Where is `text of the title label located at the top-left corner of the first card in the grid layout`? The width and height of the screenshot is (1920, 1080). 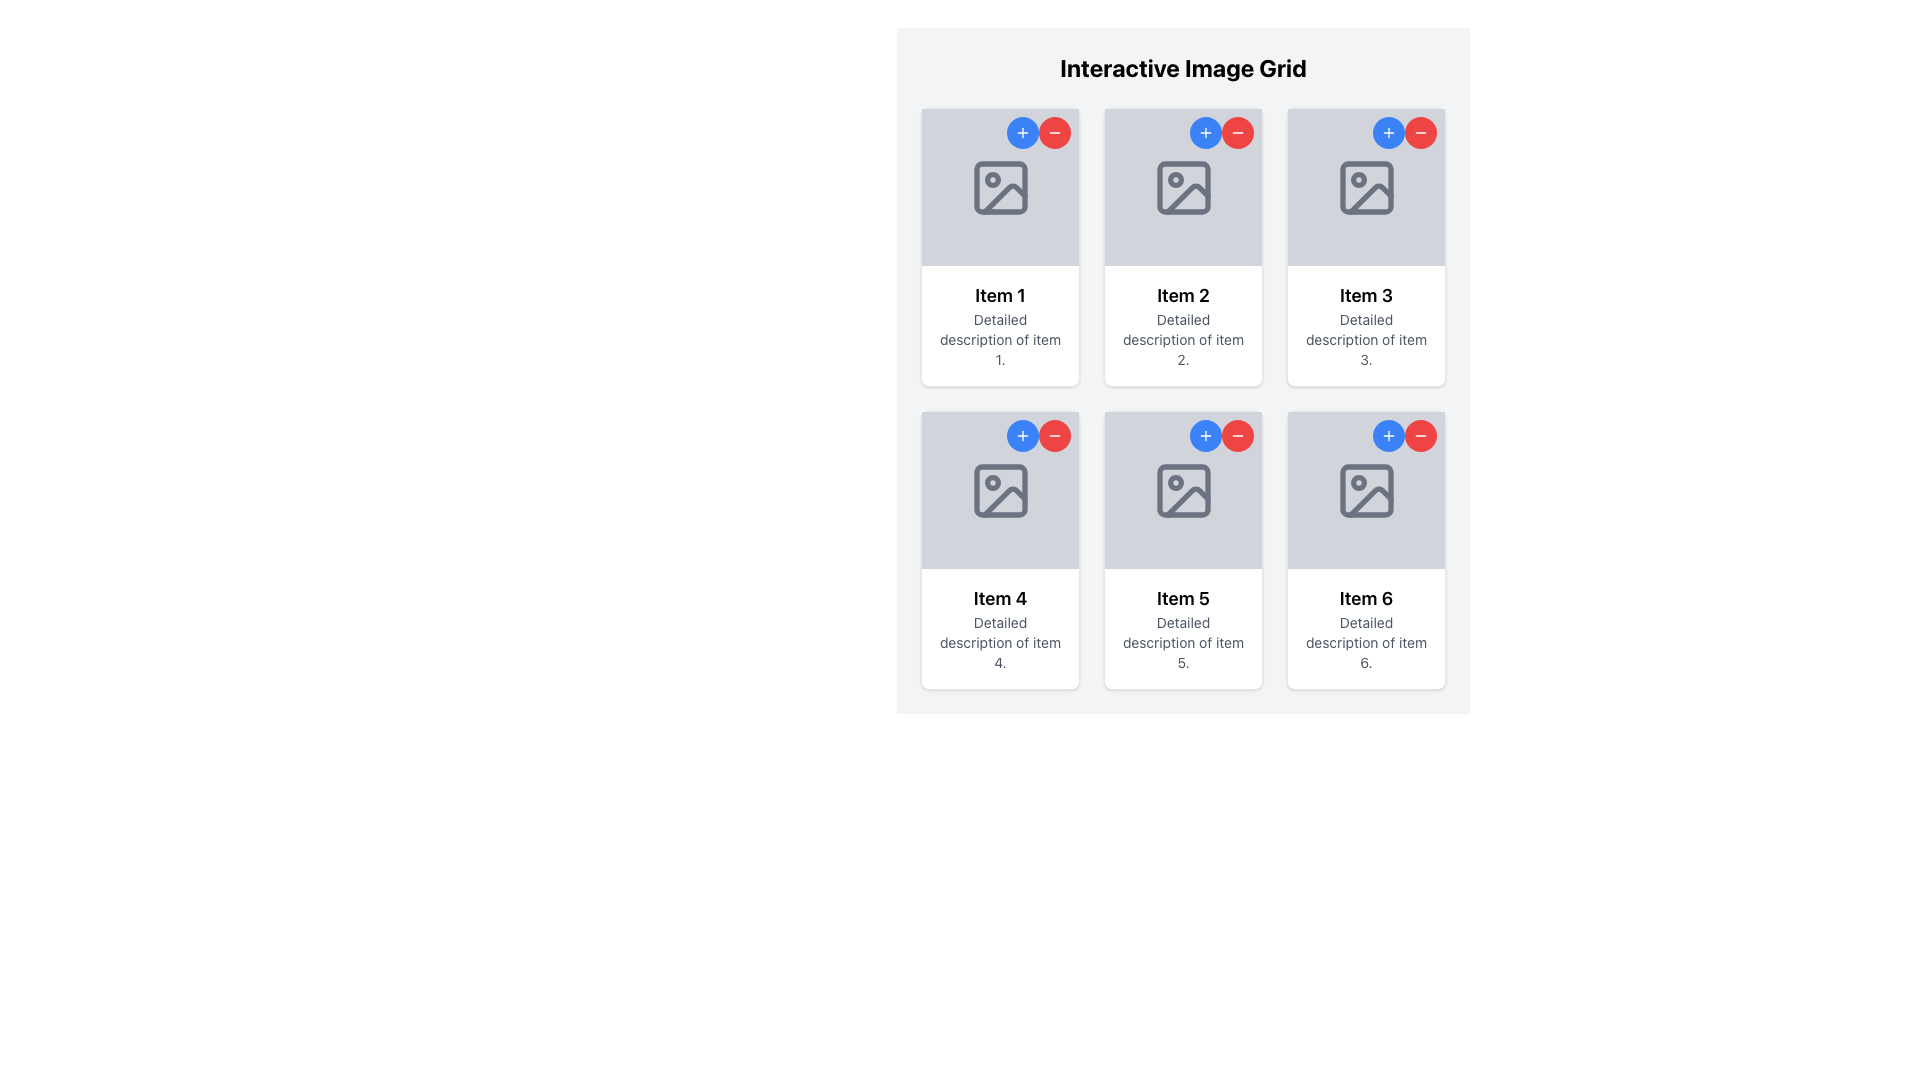
text of the title label located at the top-left corner of the first card in the grid layout is located at coordinates (1000, 296).